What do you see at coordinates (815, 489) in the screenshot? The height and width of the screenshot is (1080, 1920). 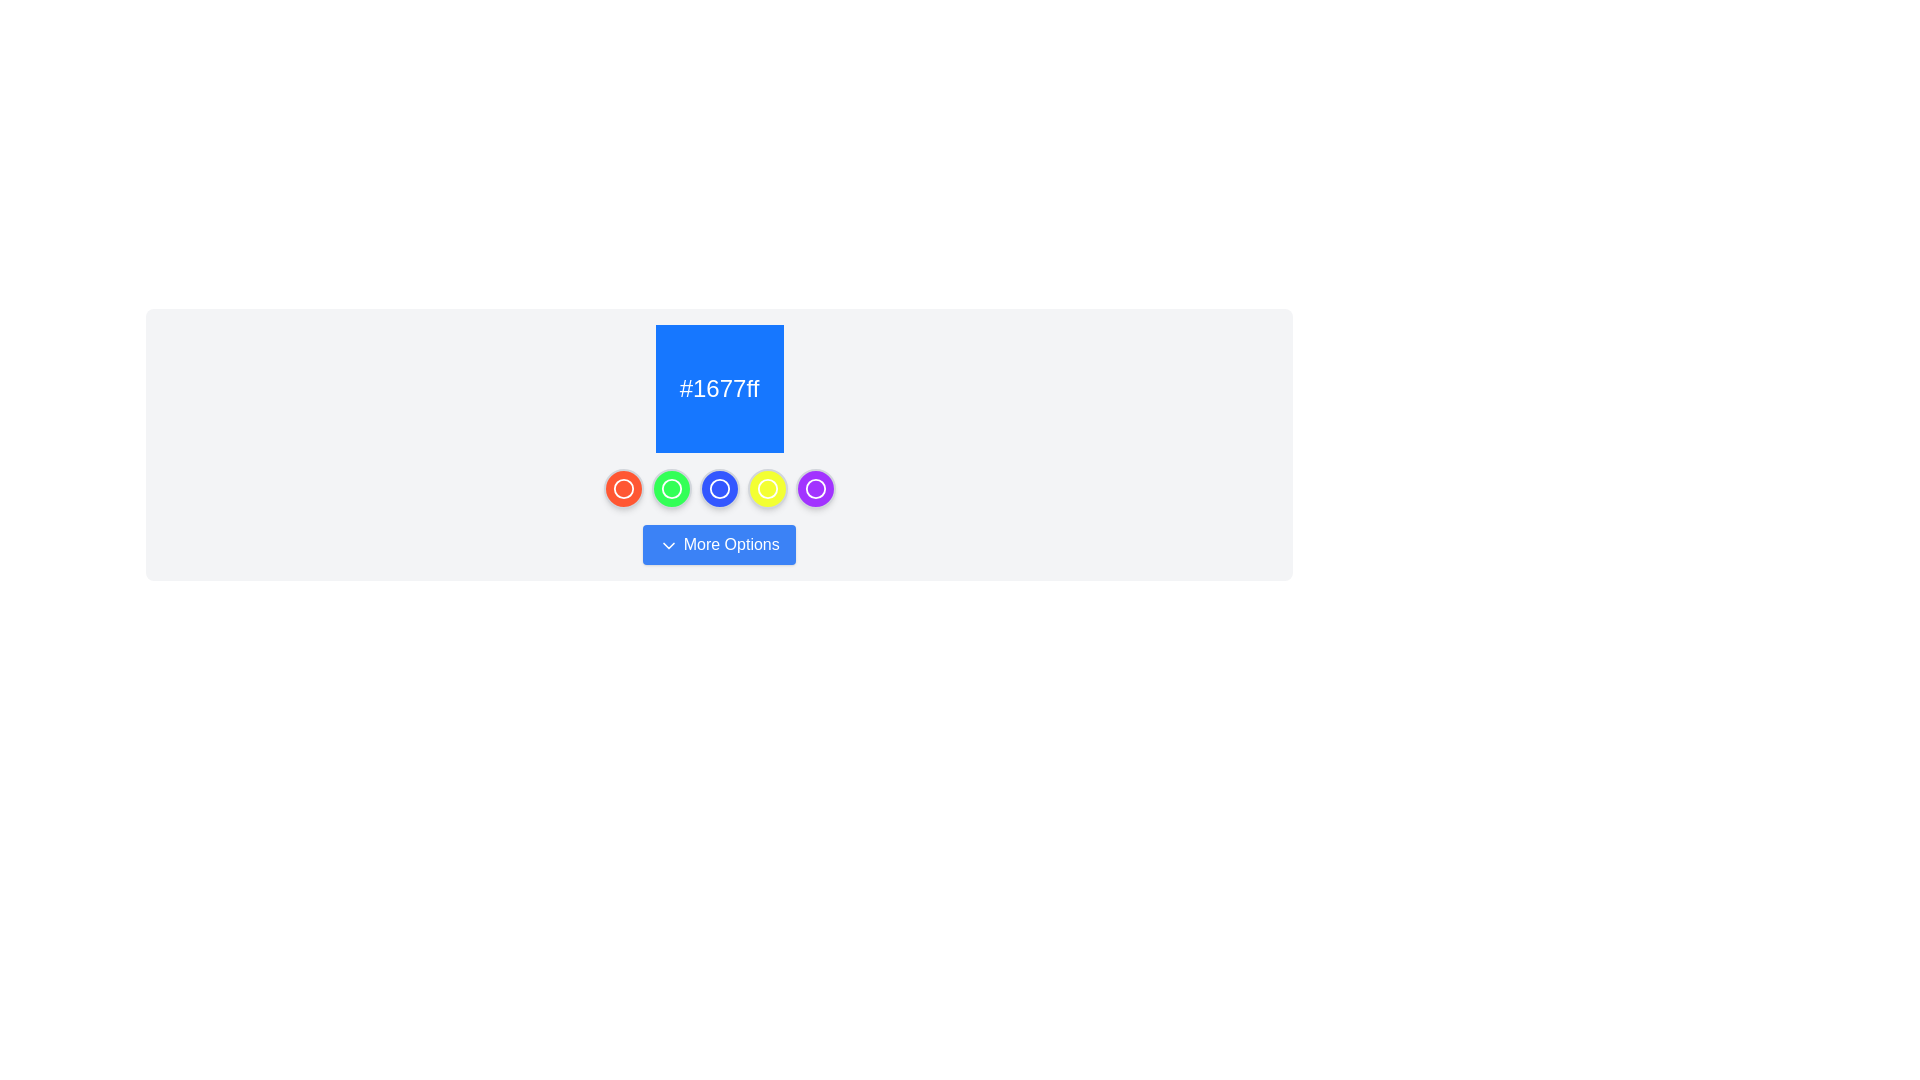 I see `the sixth circular button with a purple background and a white outline, located below the blue square labeled '#1677ff'` at bounding box center [815, 489].